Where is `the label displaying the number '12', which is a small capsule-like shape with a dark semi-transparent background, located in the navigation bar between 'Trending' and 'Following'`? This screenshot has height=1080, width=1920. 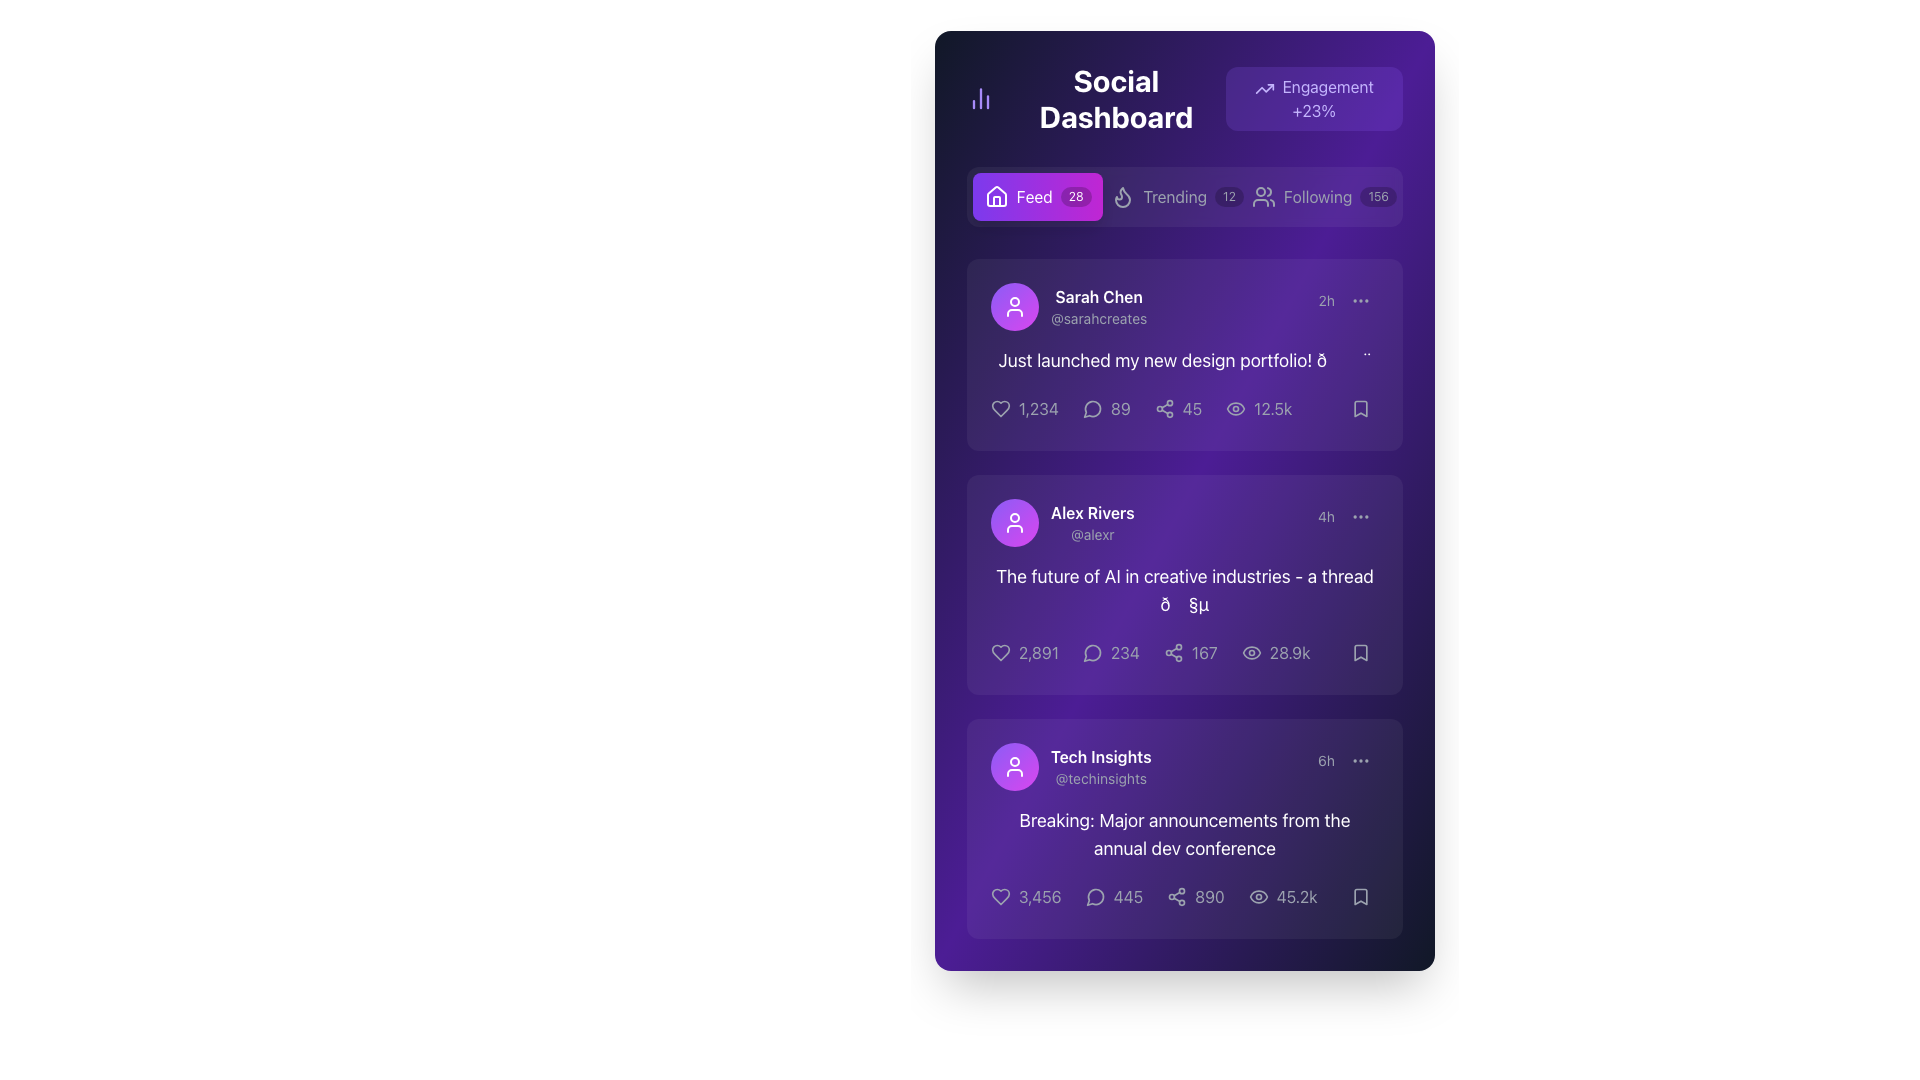 the label displaying the number '12', which is a small capsule-like shape with a dark semi-transparent background, located in the navigation bar between 'Trending' and 'Following' is located at coordinates (1228, 196).